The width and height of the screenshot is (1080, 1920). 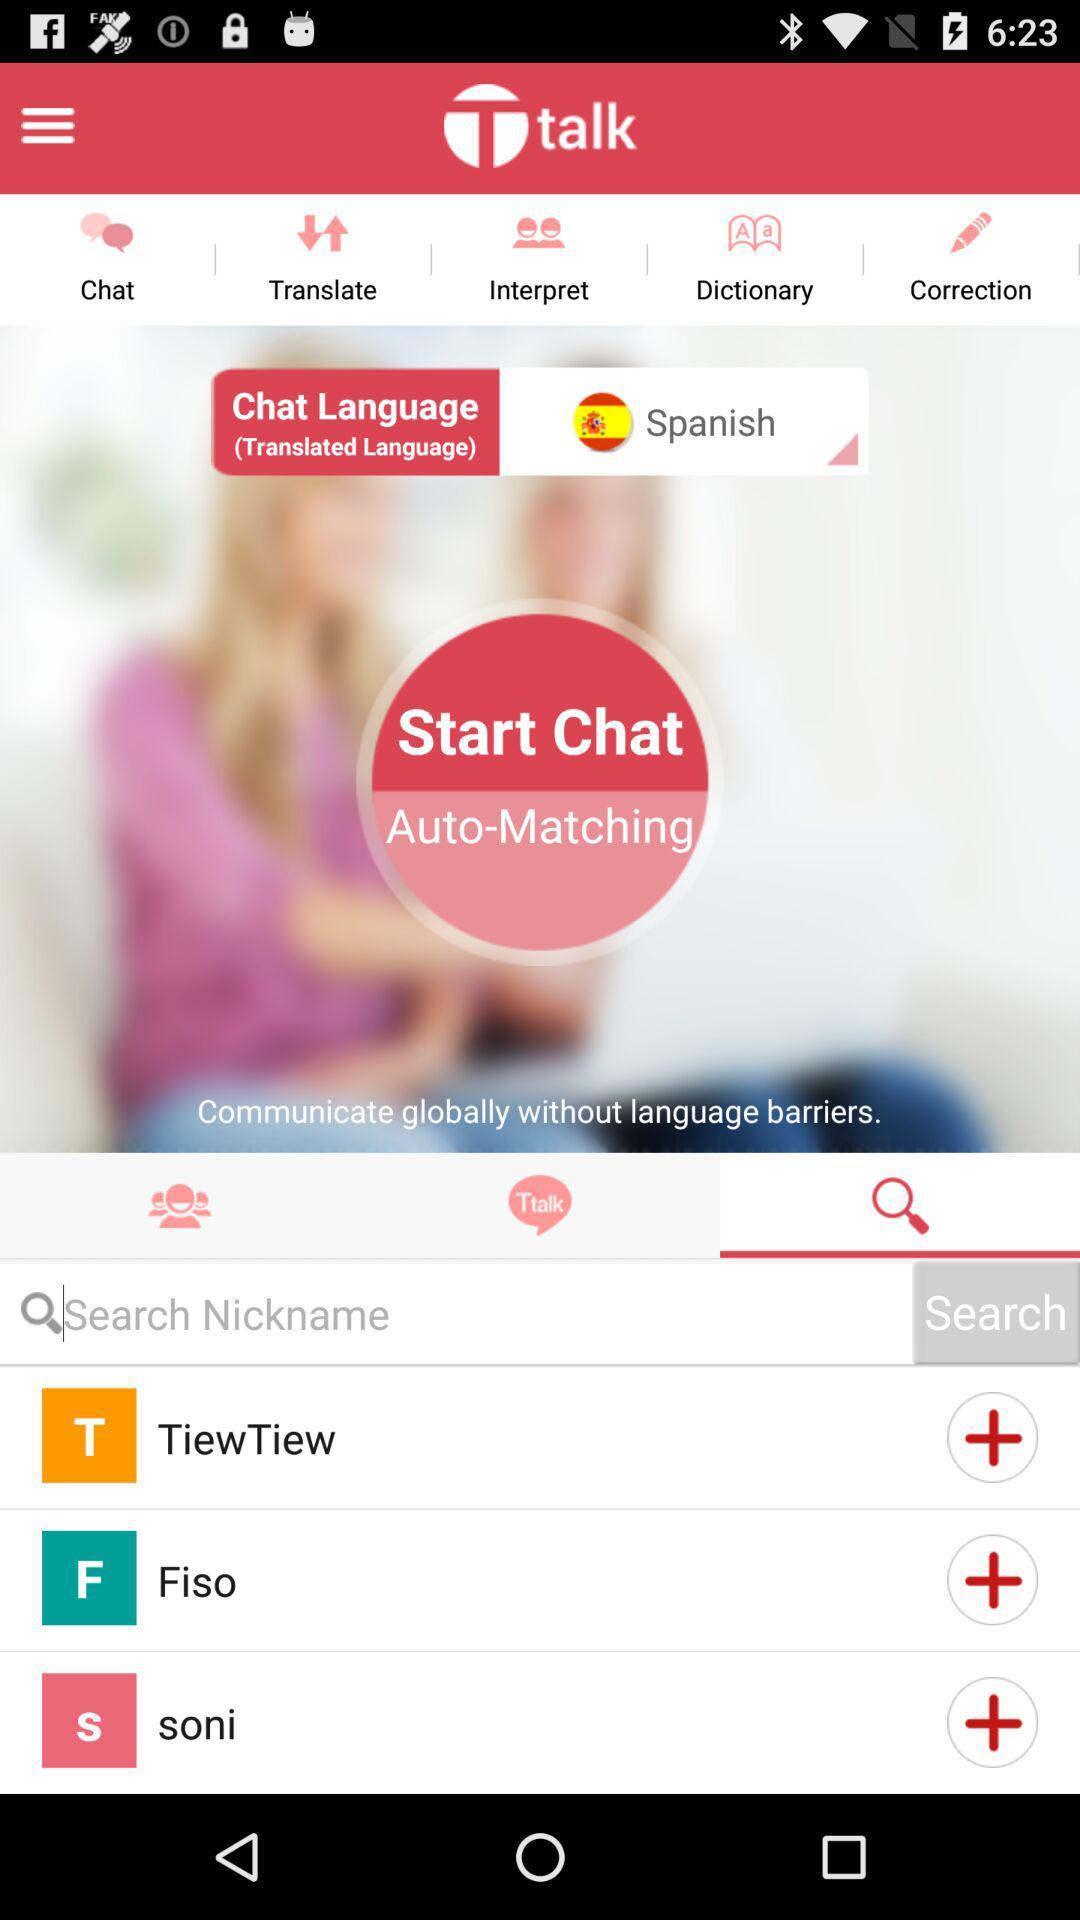 I want to click on the explore icon, so click(x=540, y=1289).